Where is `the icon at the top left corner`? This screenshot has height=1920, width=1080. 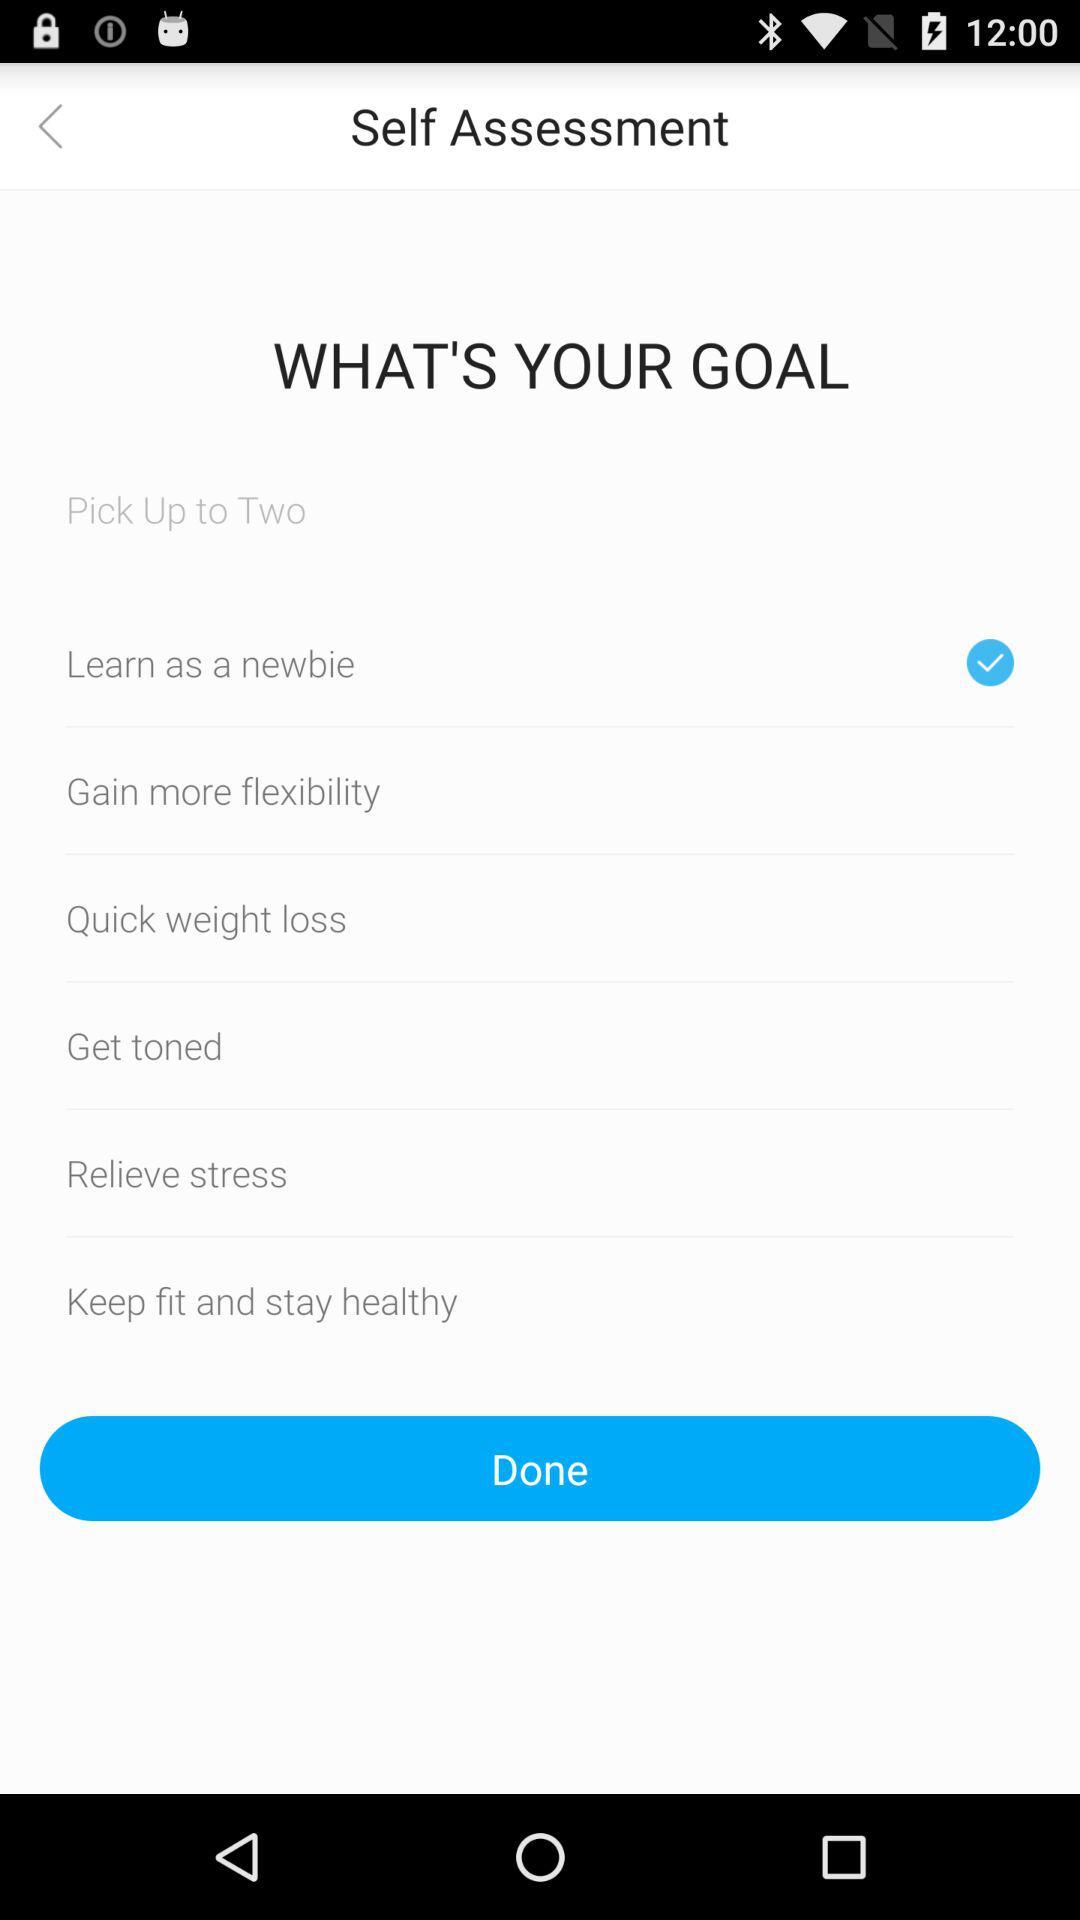 the icon at the top left corner is located at coordinates (61, 124).